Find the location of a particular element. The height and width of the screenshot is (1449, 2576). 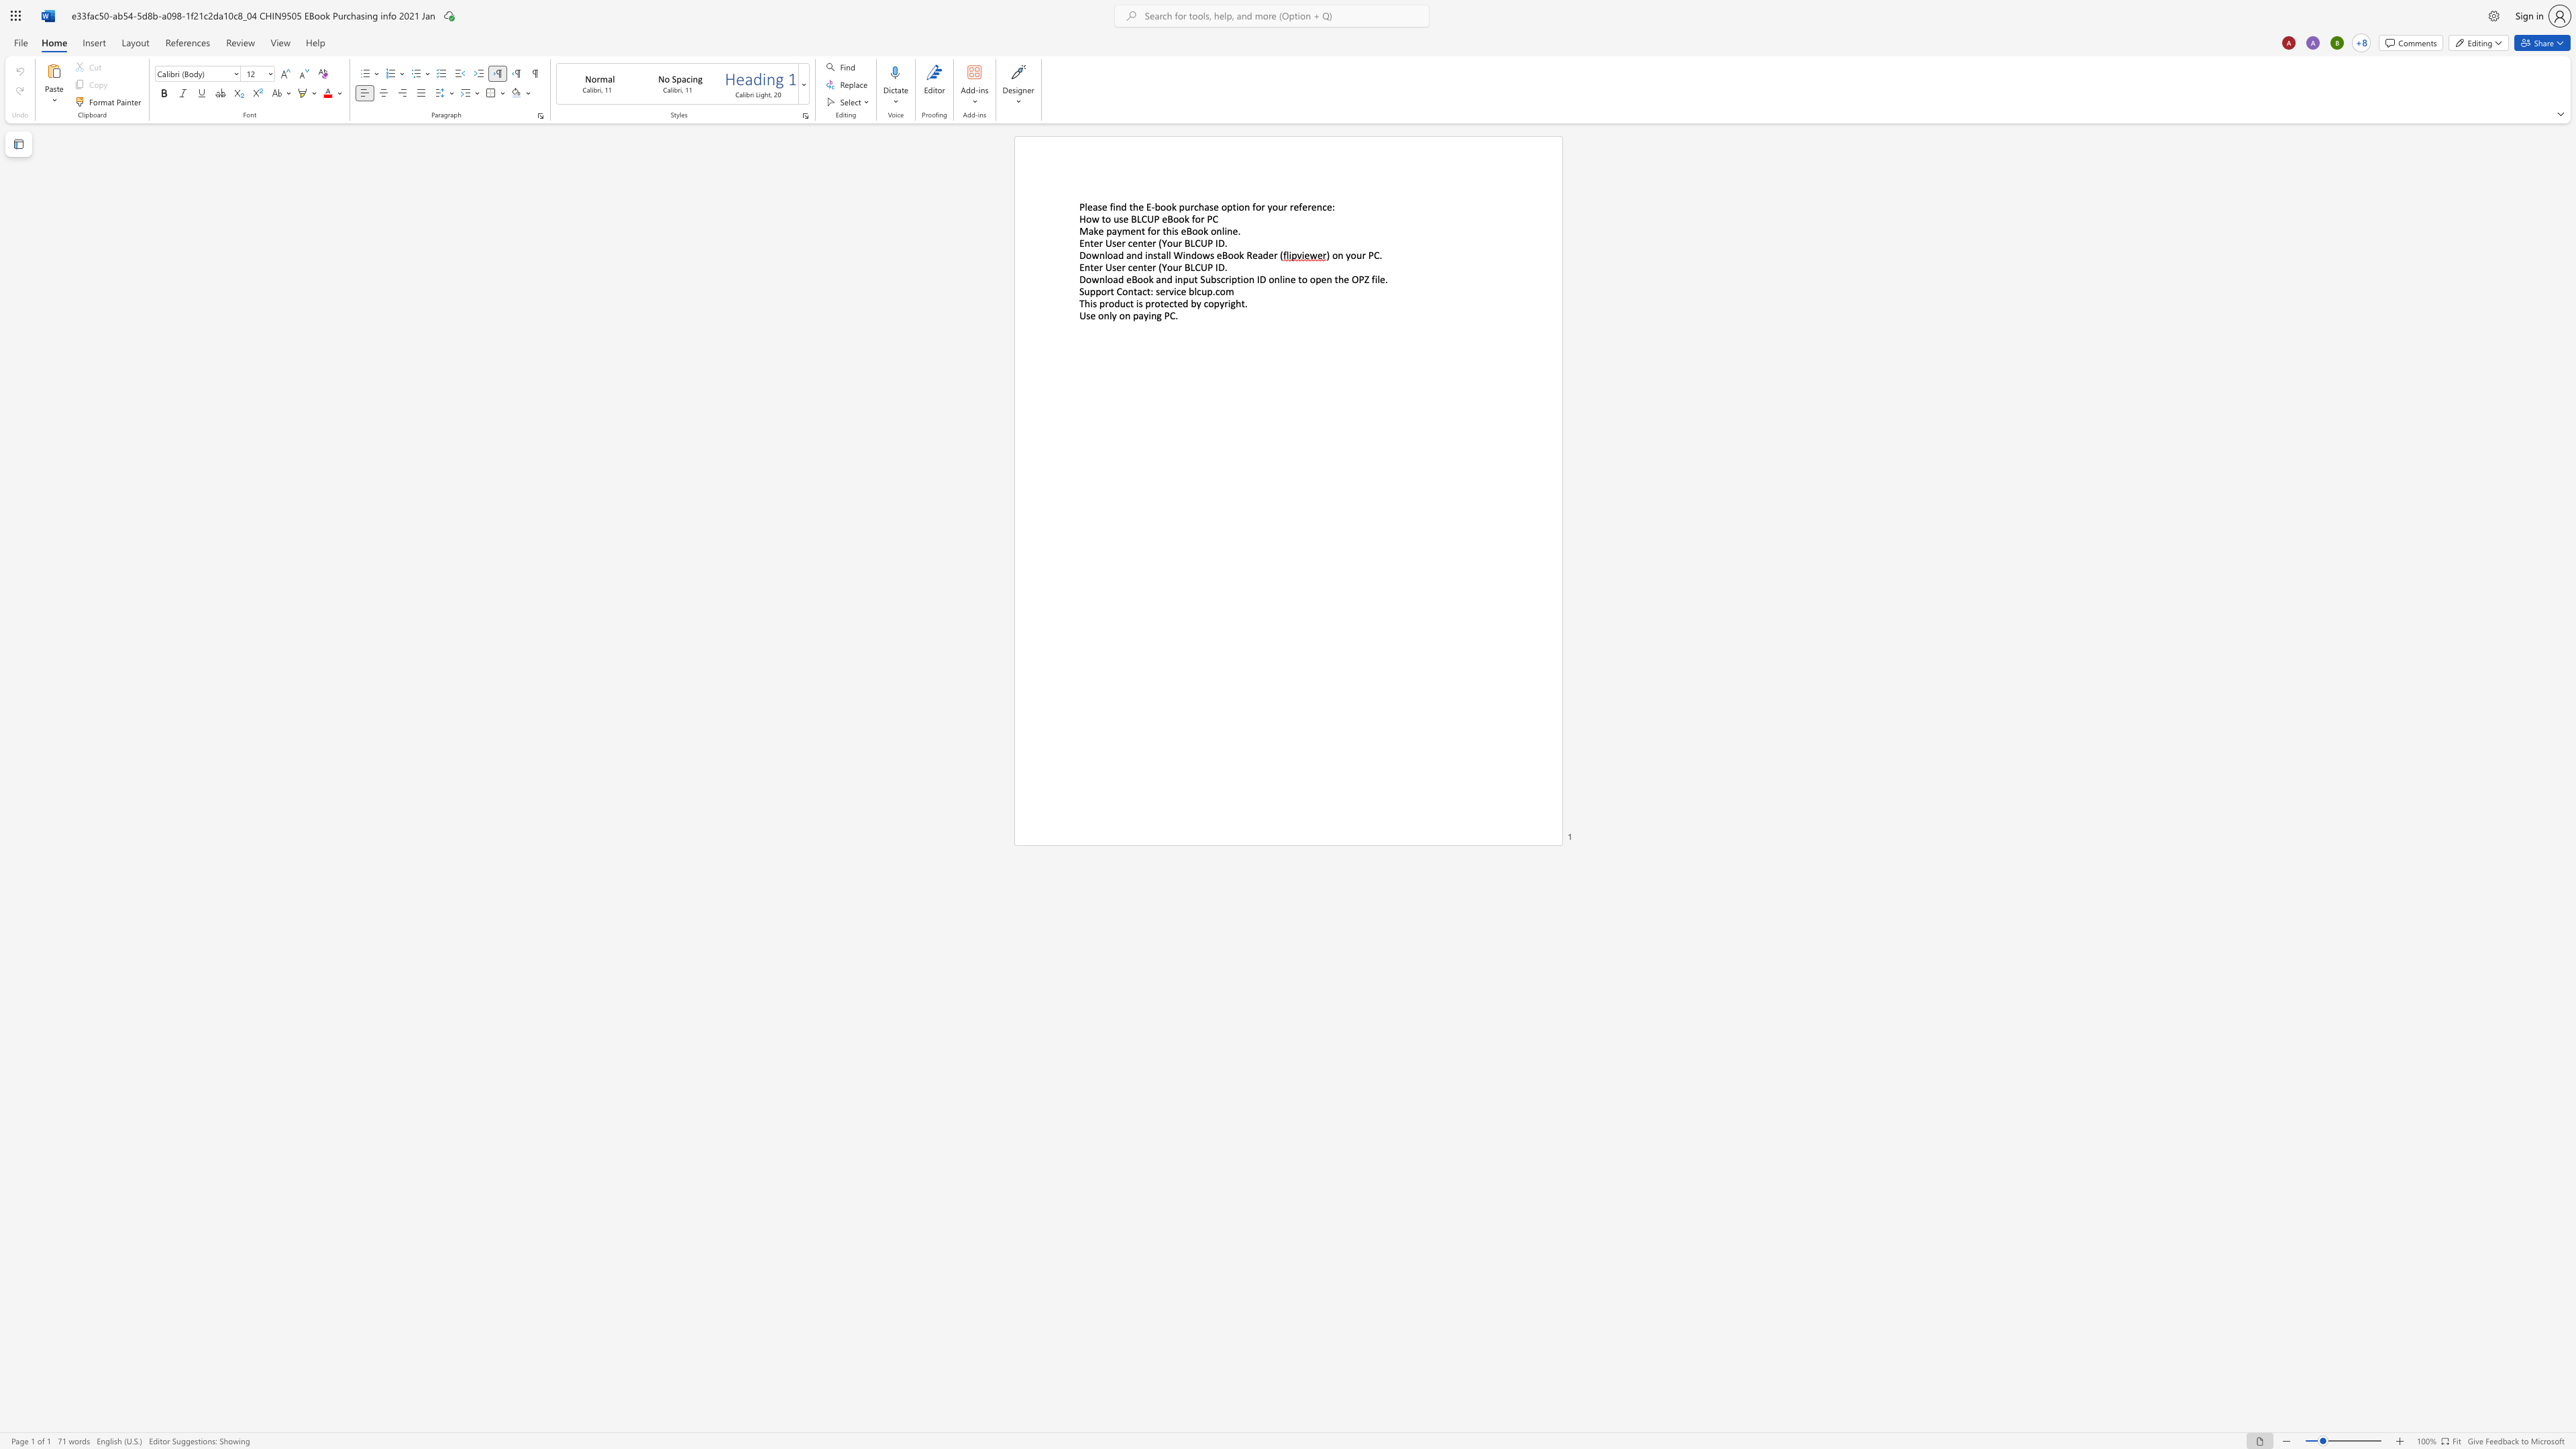

the 3th character "e" in the text is located at coordinates (1271, 255).